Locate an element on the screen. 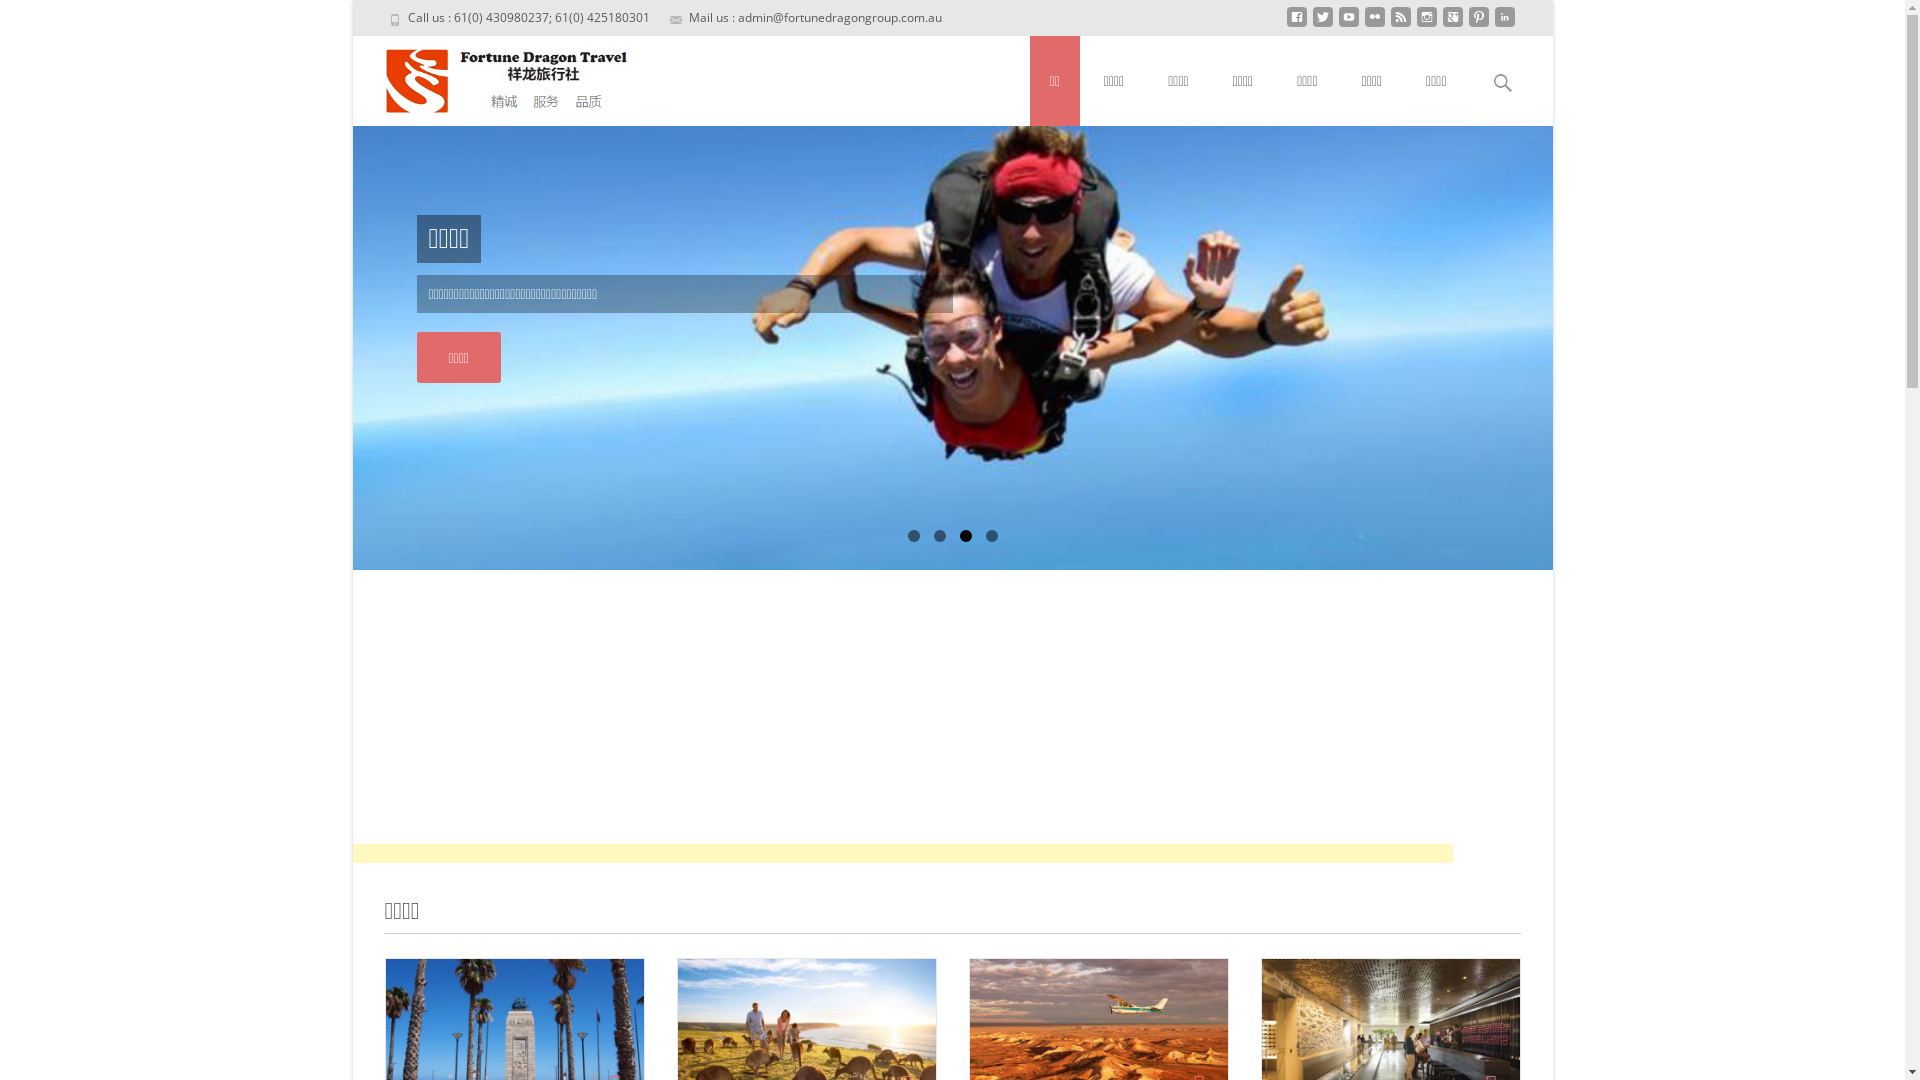 This screenshot has height=1080, width=1920. 'flickr' is located at coordinates (1372, 24).